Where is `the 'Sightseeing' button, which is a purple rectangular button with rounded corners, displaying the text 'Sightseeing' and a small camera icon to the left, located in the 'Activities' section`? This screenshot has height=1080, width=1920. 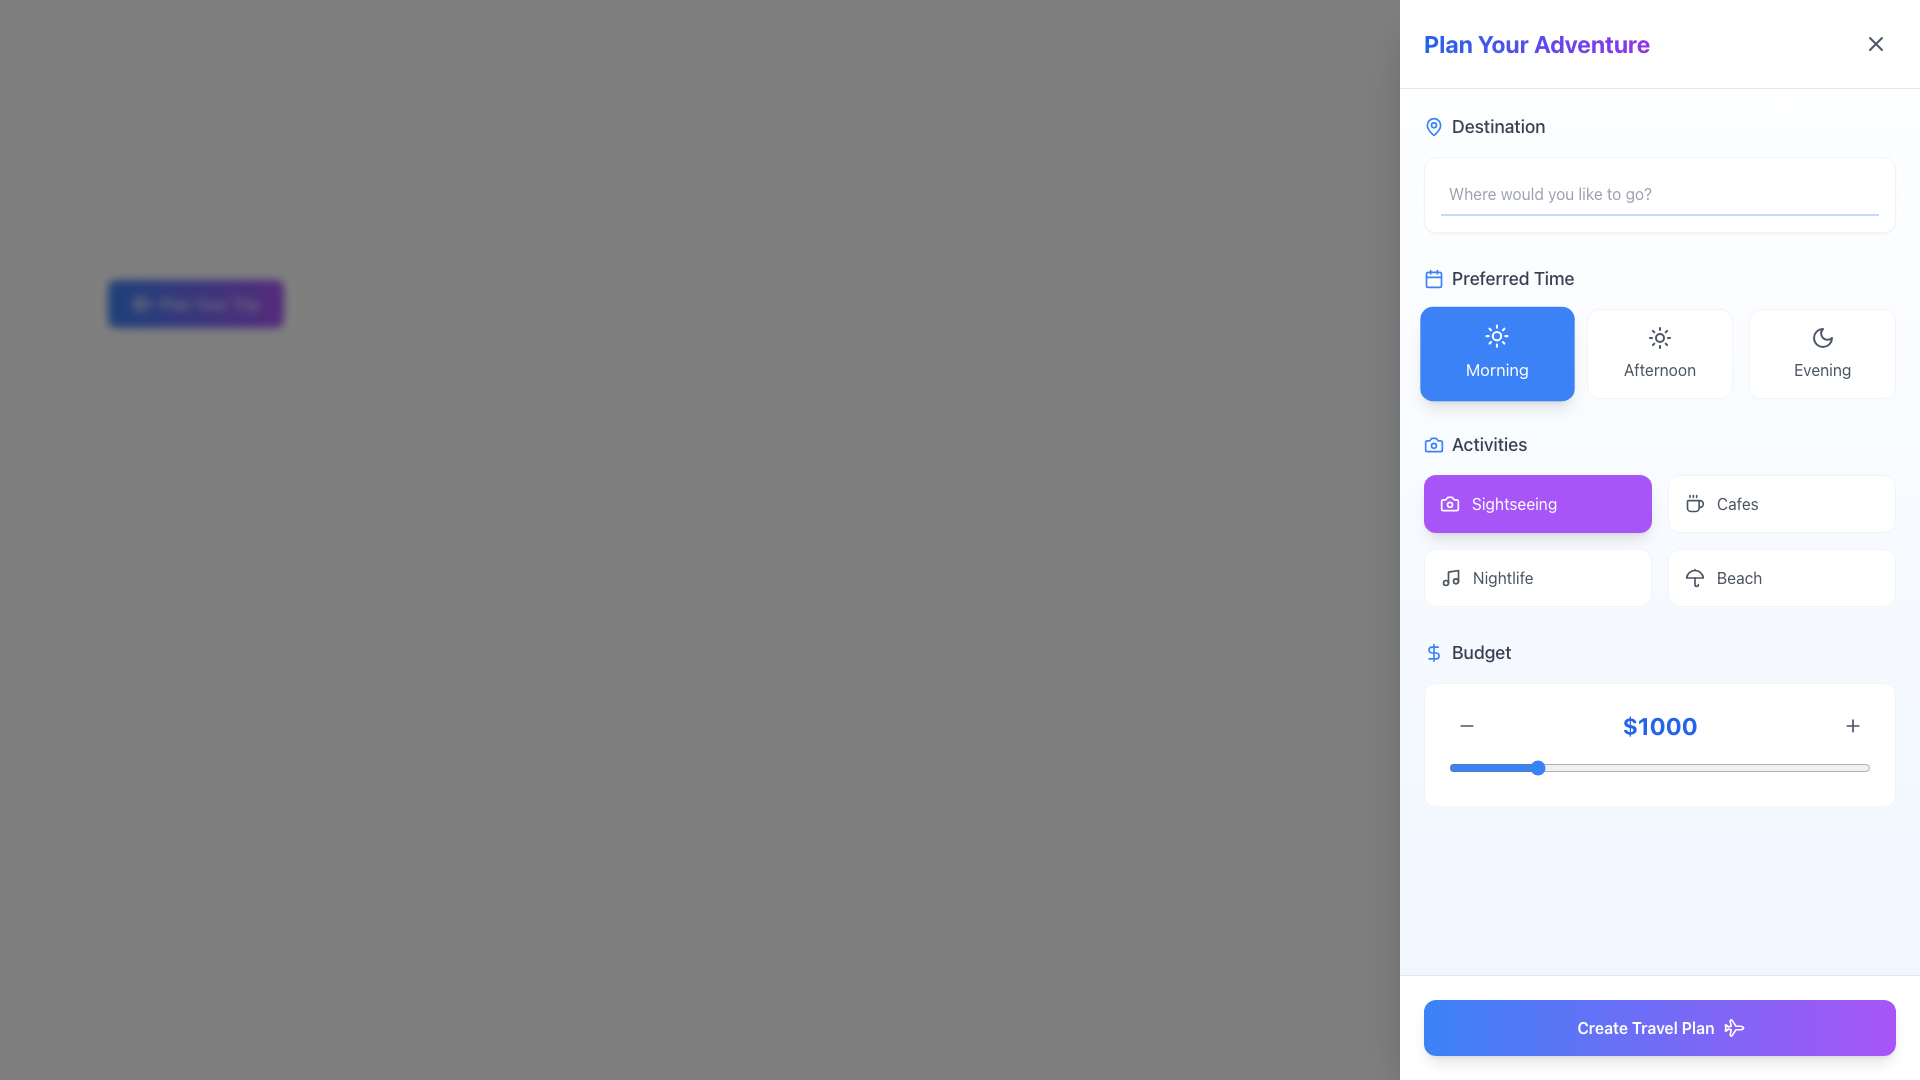 the 'Sightseeing' button, which is a purple rectangular button with rounded corners, displaying the text 'Sightseeing' and a small camera icon to the left, located in the 'Activities' section is located at coordinates (1514, 503).